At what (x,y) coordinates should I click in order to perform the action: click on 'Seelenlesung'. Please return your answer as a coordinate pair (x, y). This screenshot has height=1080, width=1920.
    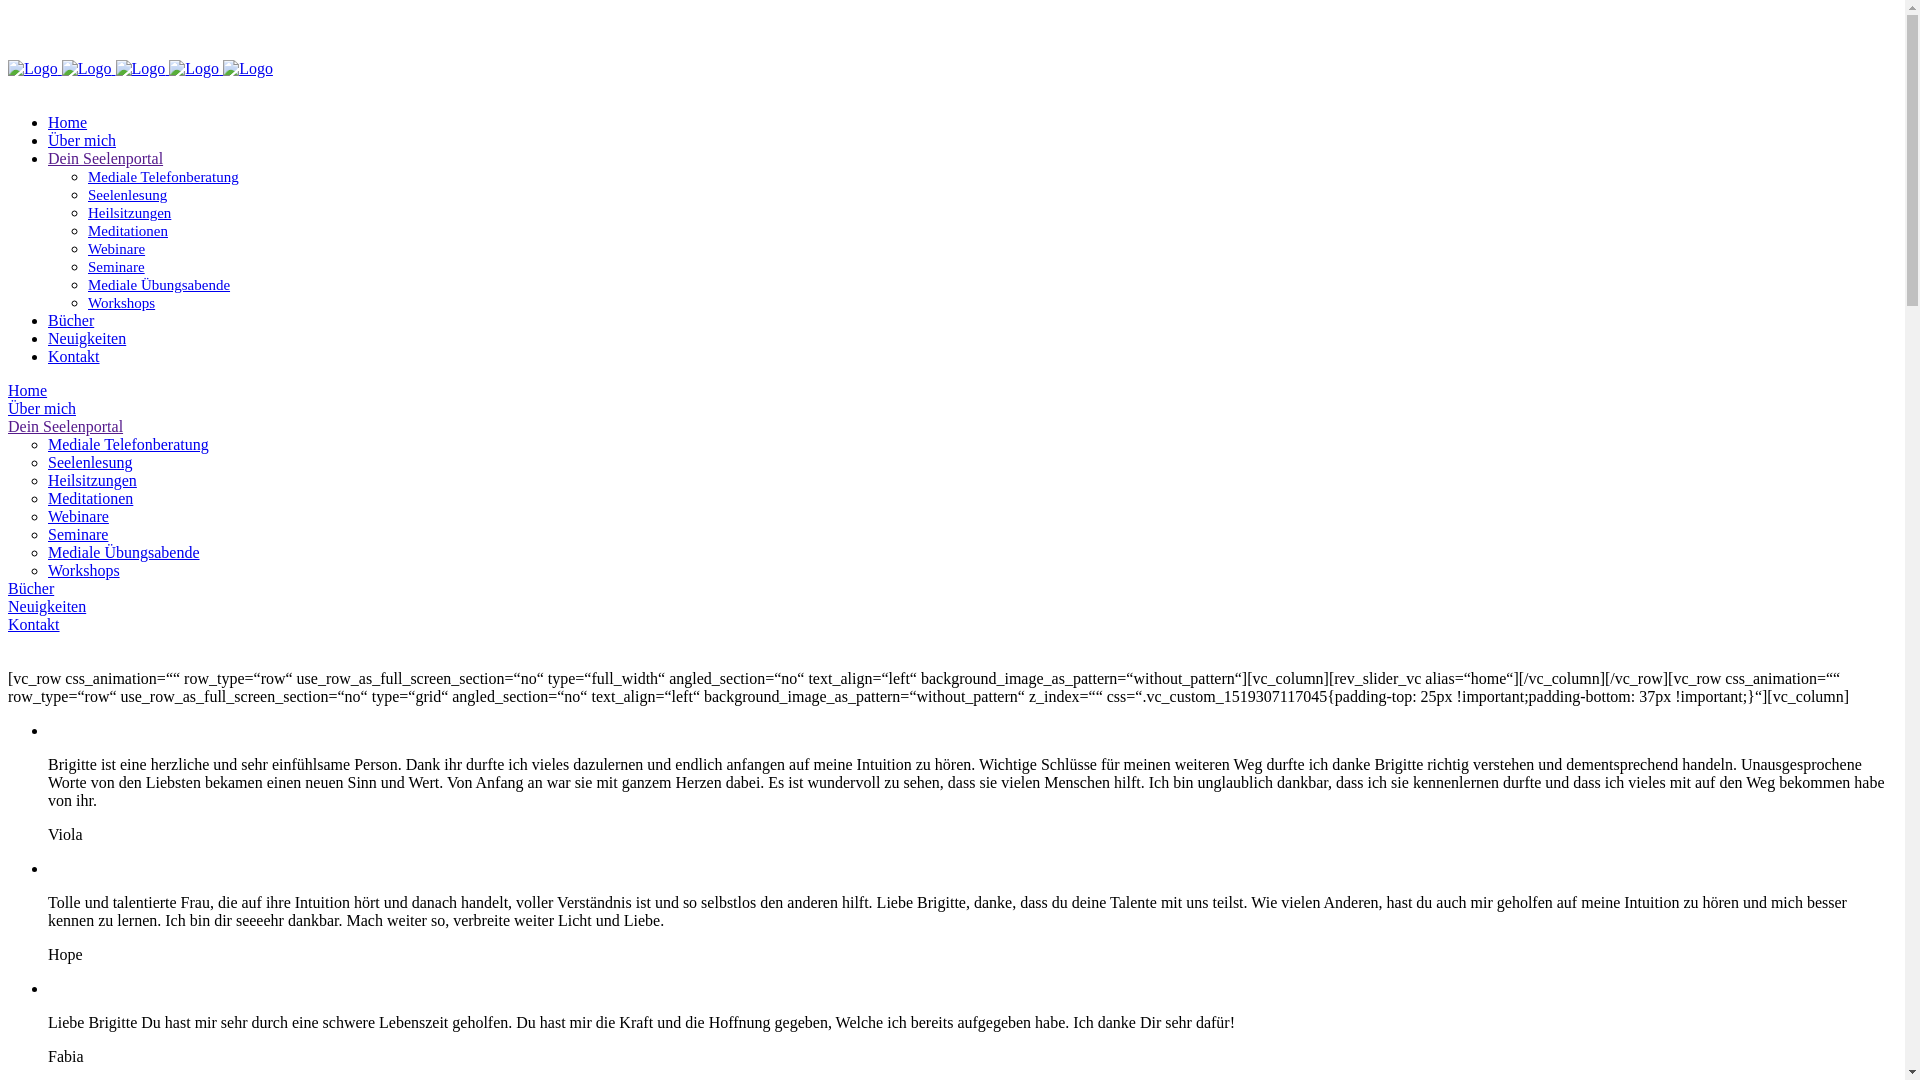
    Looking at the image, I should click on (126, 195).